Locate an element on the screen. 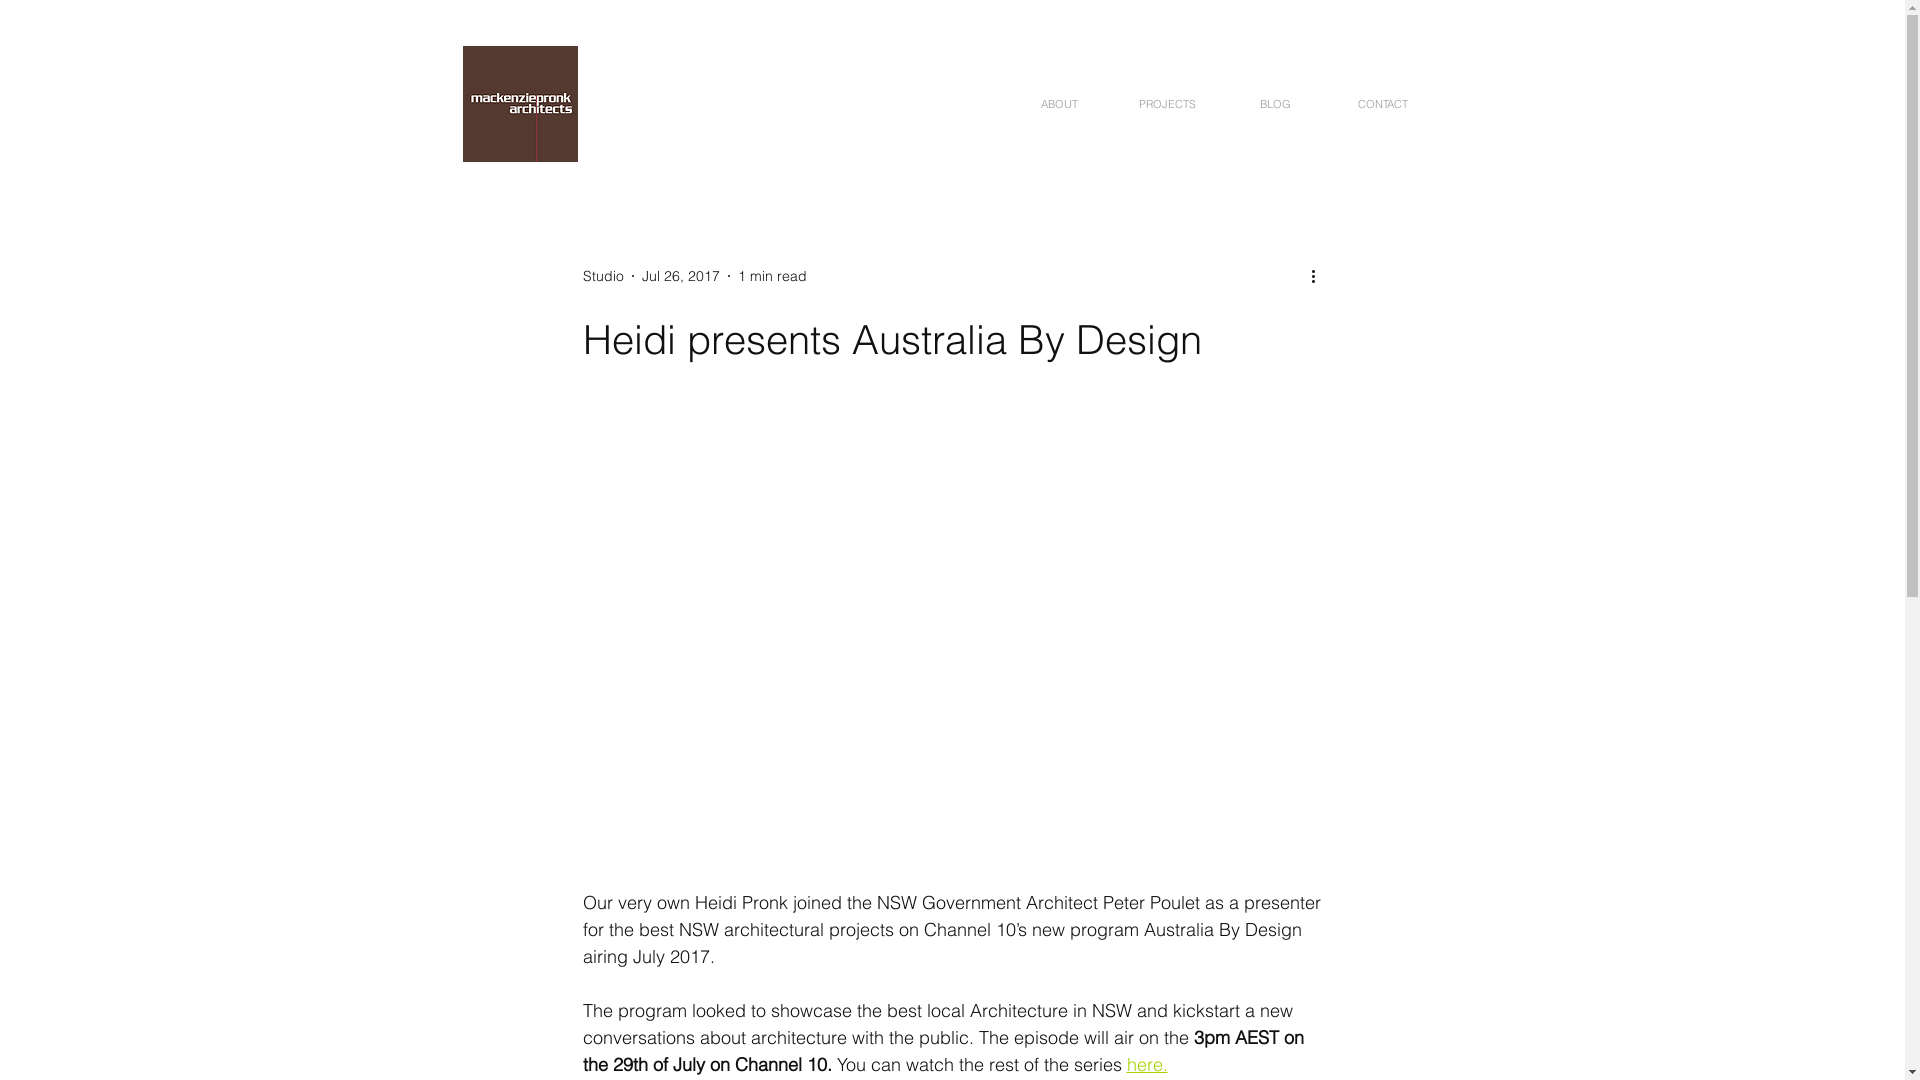  'here.' is located at coordinates (1146, 1063).